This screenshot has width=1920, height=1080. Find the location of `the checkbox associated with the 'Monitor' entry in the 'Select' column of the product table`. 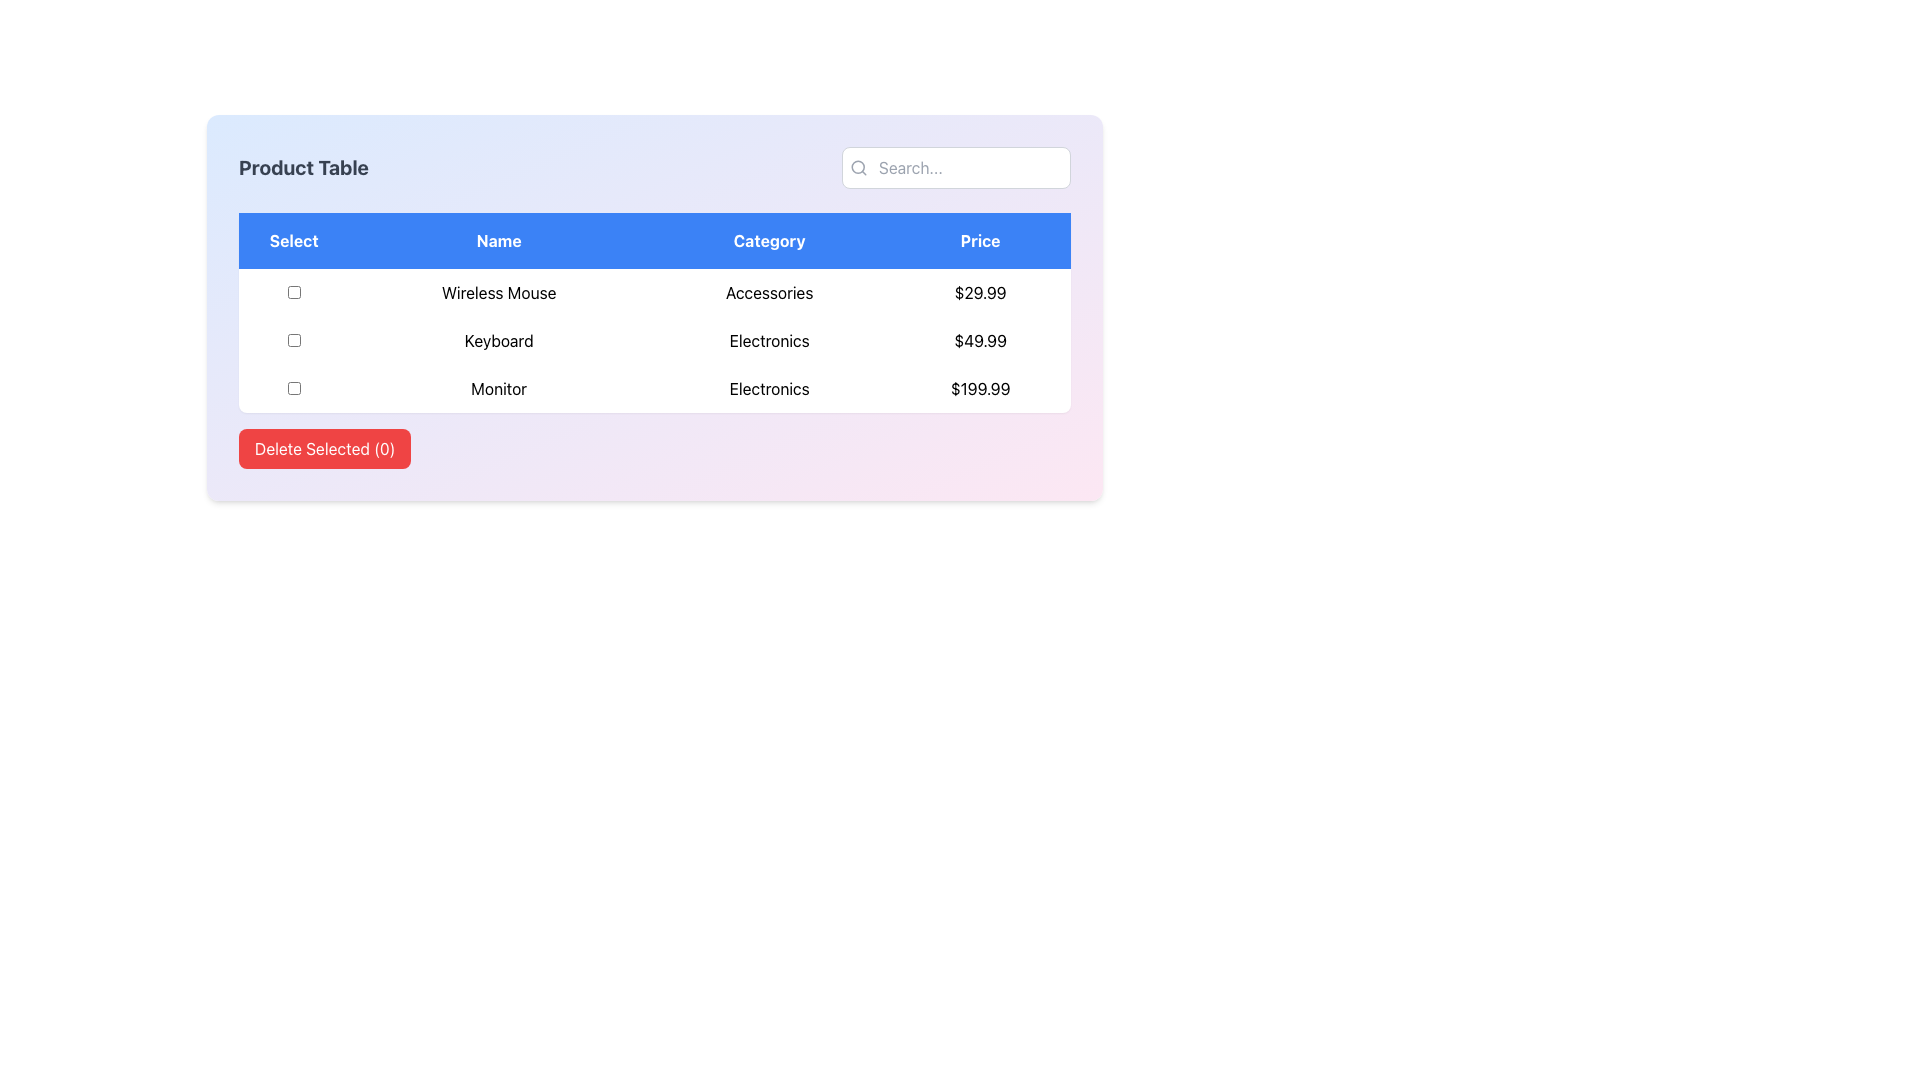

the checkbox associated with the 'Monitor' entry in the 'Select' column of the product table is located at coordinates (292, 388).